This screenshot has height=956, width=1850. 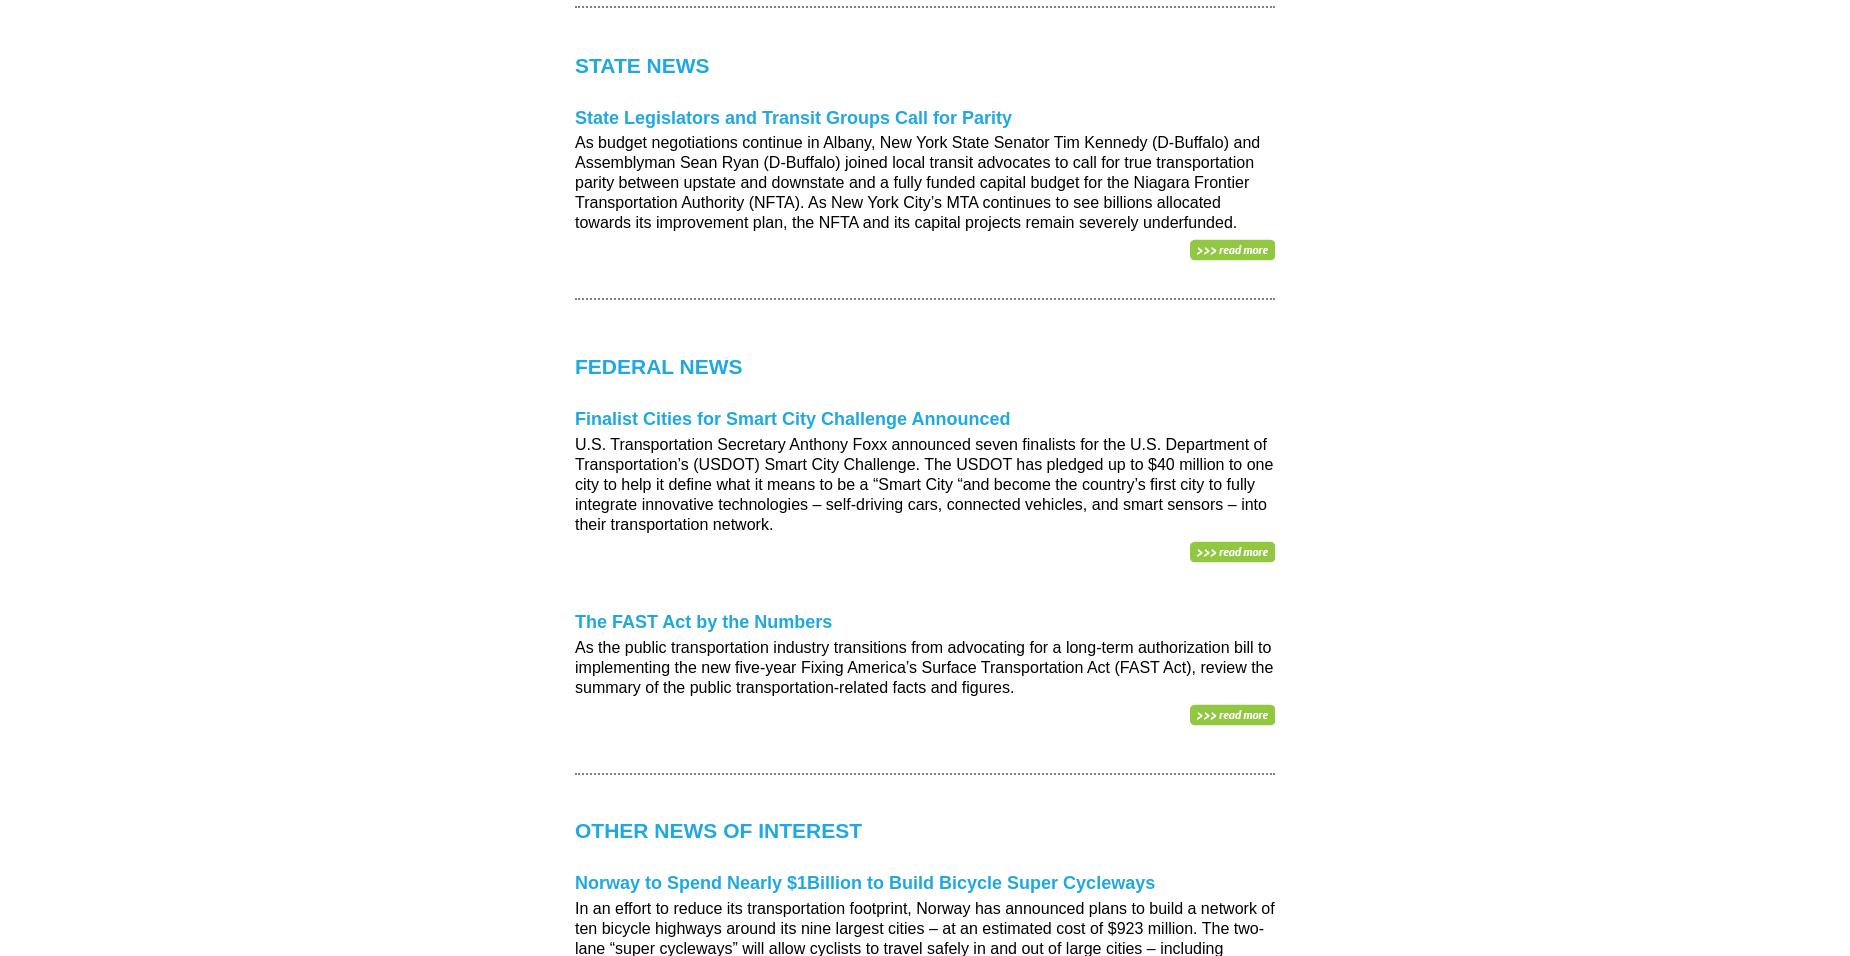 I want to click on 'Norway to Spend Nearly $1Billion to Build Bicycle Super Cycleways', so click(x=865, y=882).